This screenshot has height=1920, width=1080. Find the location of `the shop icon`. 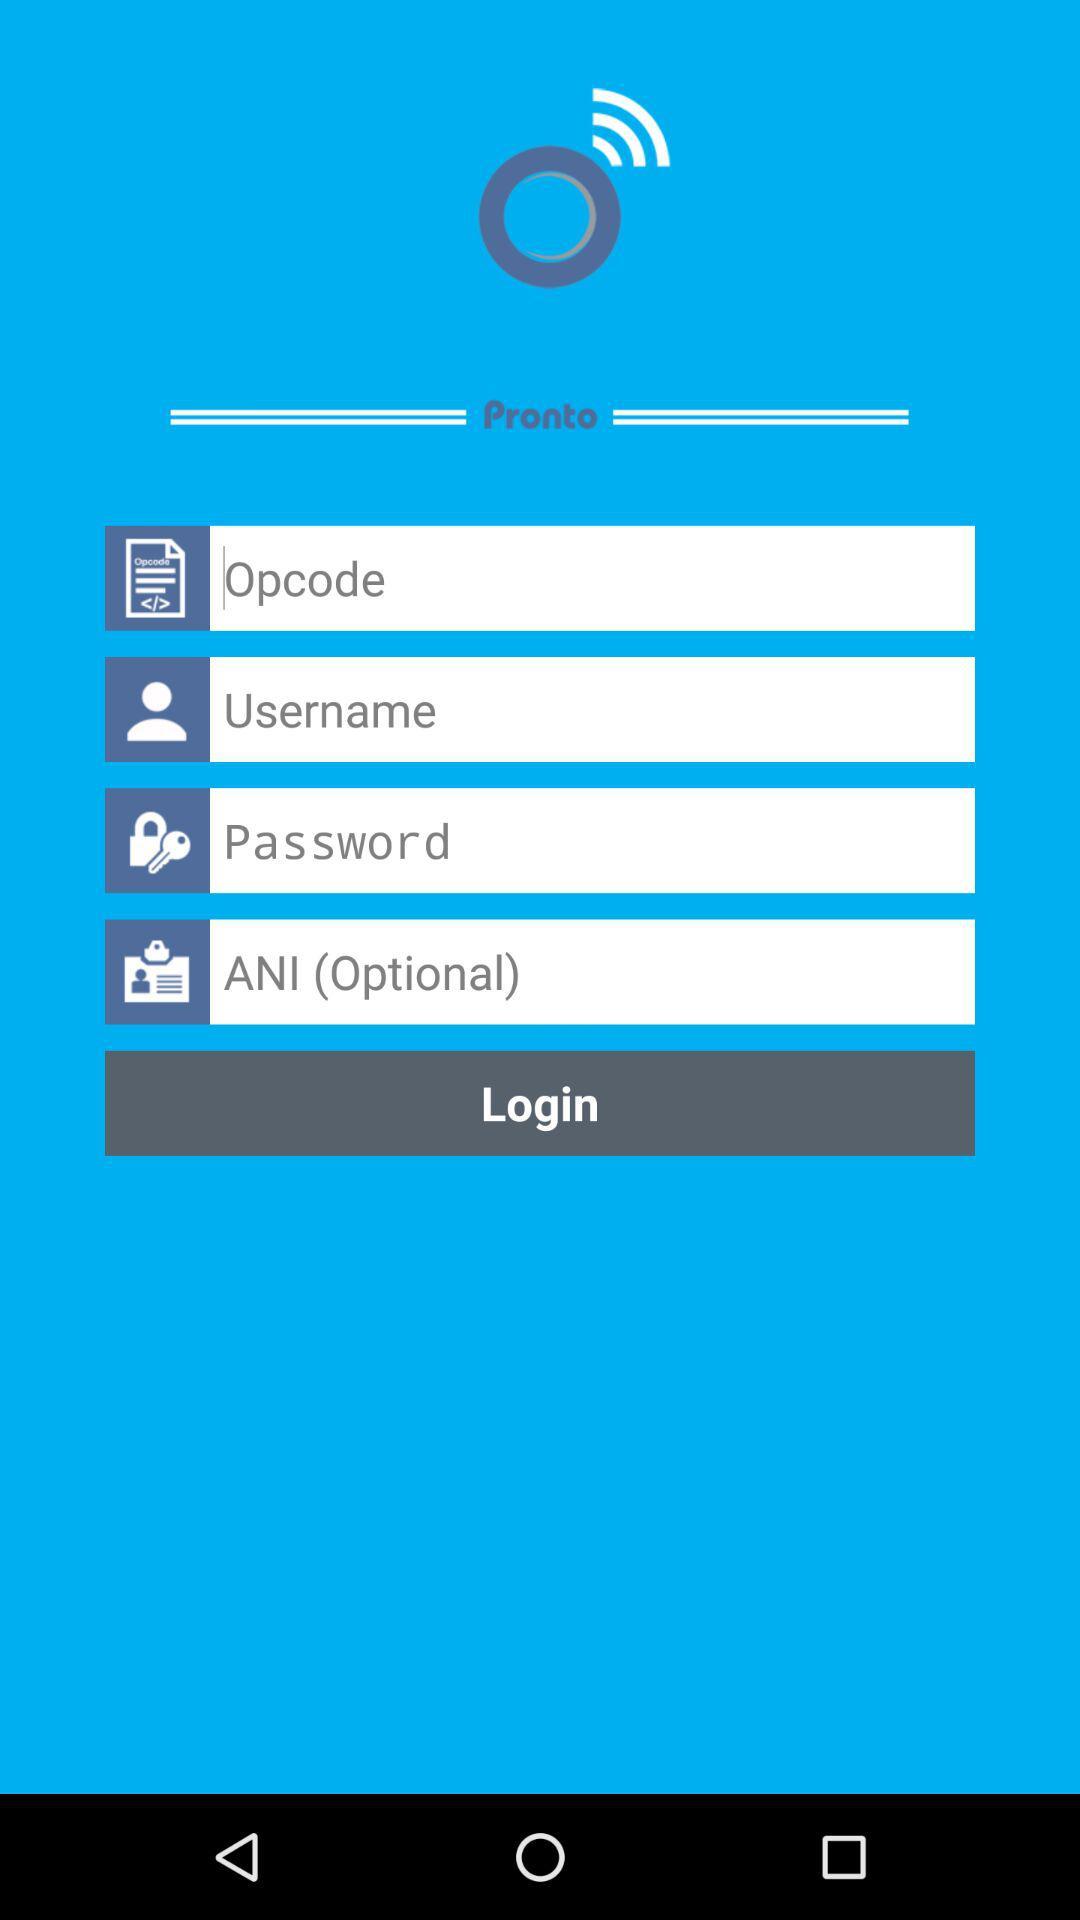

the shop icon is located at coordinates (156, 1040).